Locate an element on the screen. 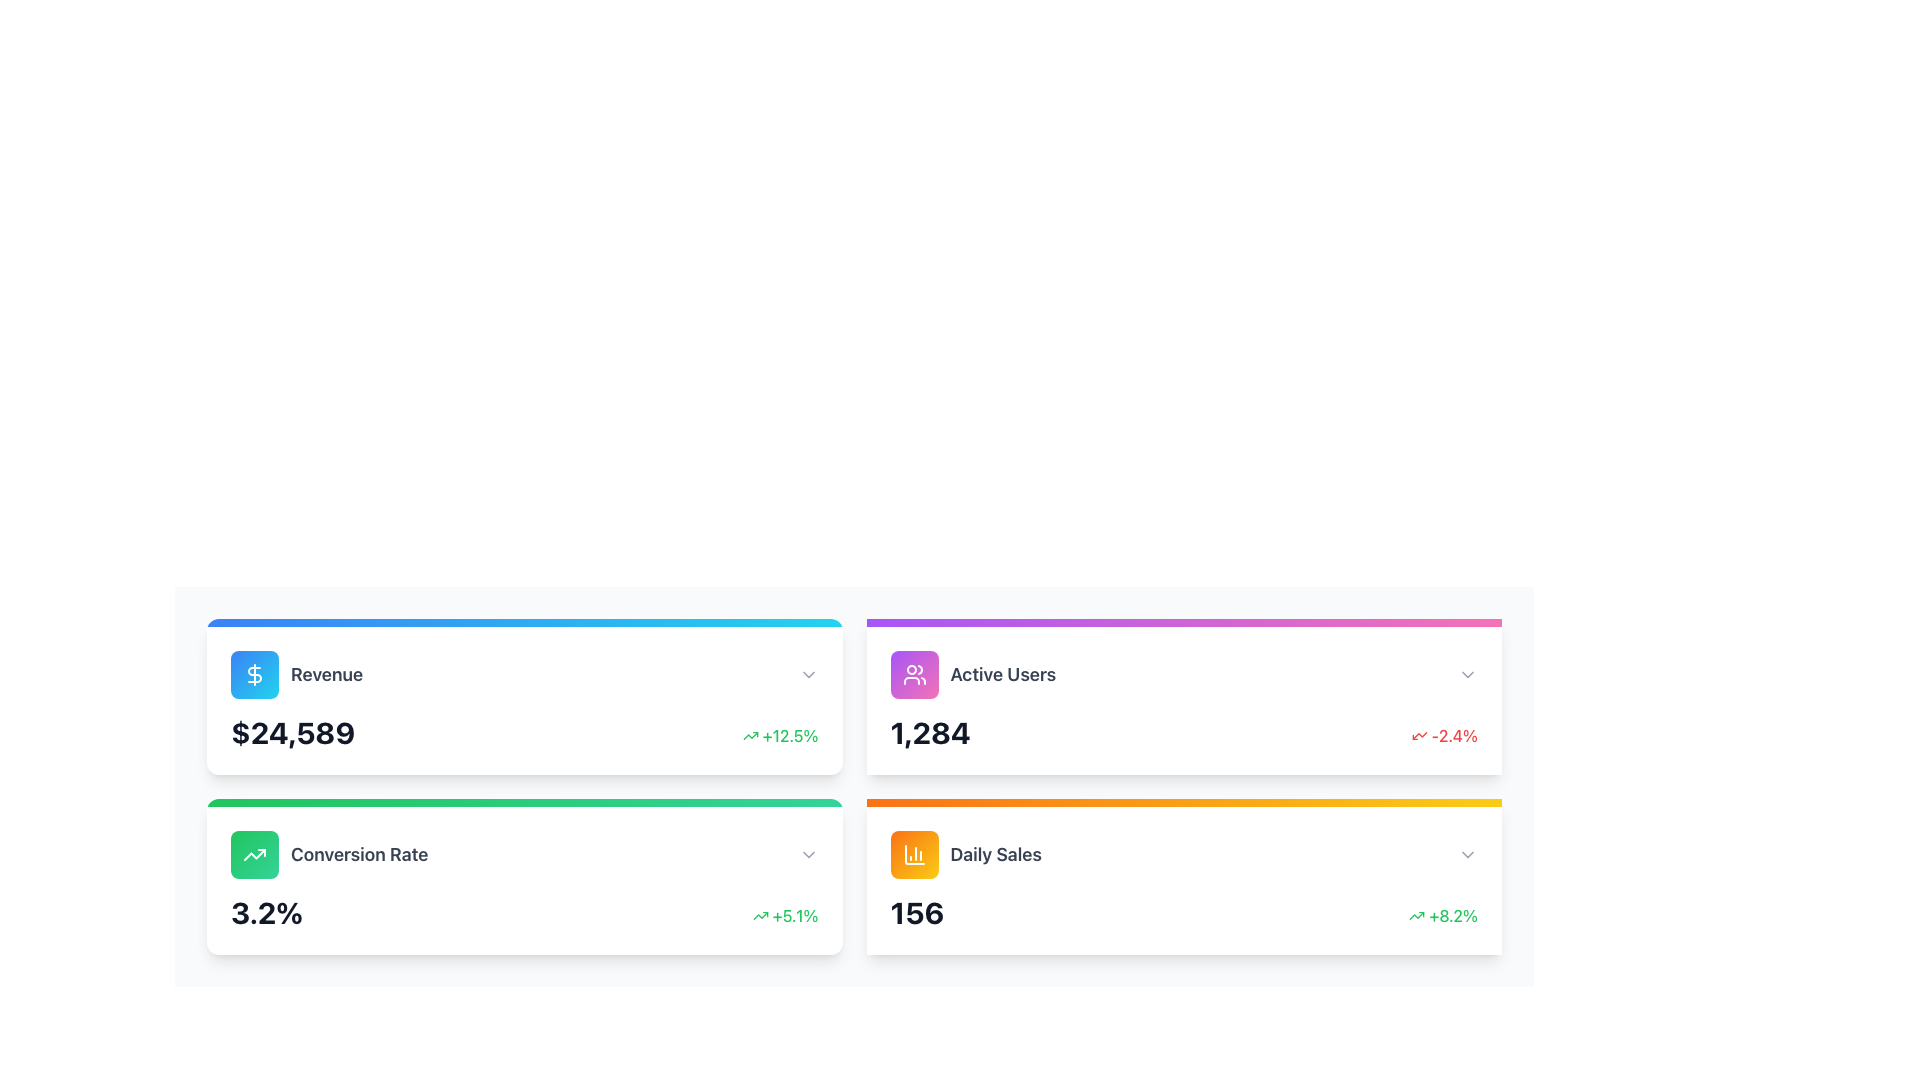 Image resolution: width=1920 pixels, height=1080 pixels. the icon located at the top-left corner of the 'Revenue' card, which visually represents monetary information is located at coordinates (253, 675).